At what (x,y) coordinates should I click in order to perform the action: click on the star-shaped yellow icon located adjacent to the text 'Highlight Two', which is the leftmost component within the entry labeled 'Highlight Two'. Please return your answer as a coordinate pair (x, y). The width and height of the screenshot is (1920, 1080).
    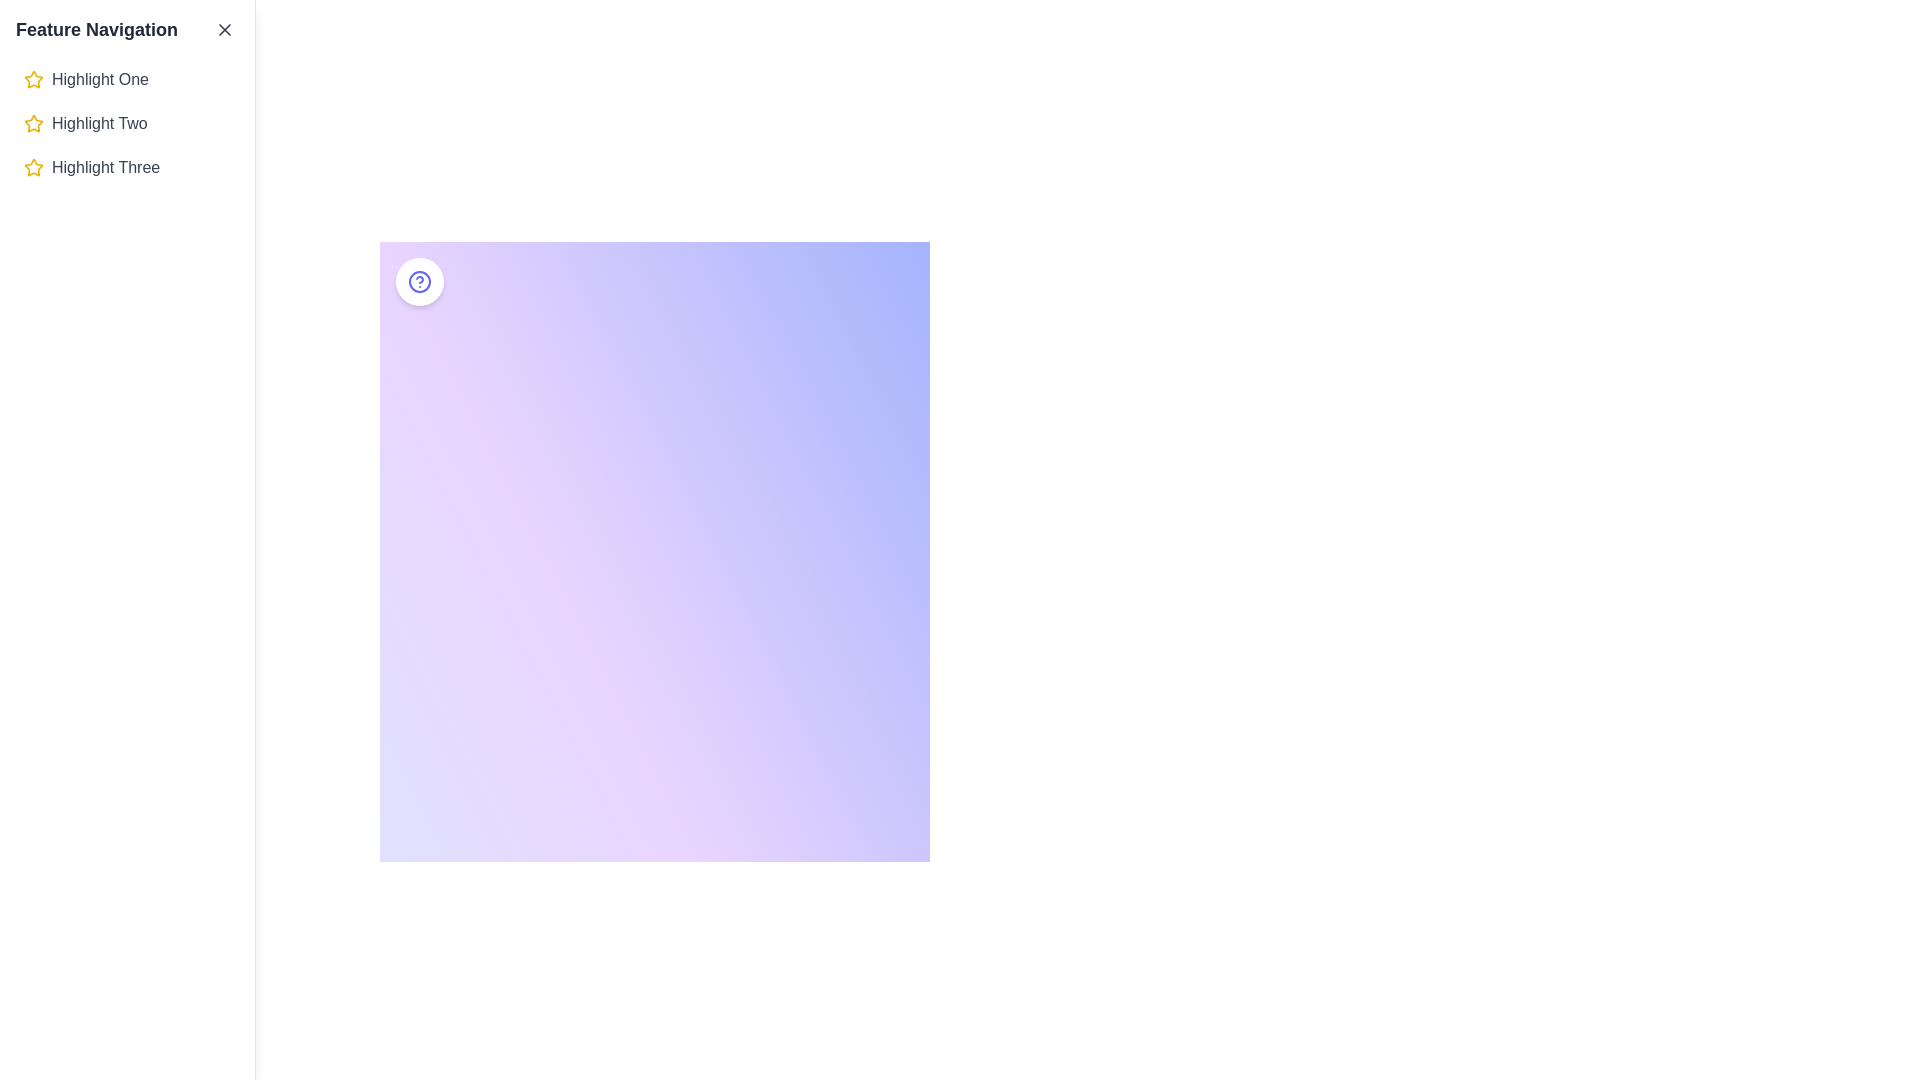
    Looking at the image, I should click on (33, 123).